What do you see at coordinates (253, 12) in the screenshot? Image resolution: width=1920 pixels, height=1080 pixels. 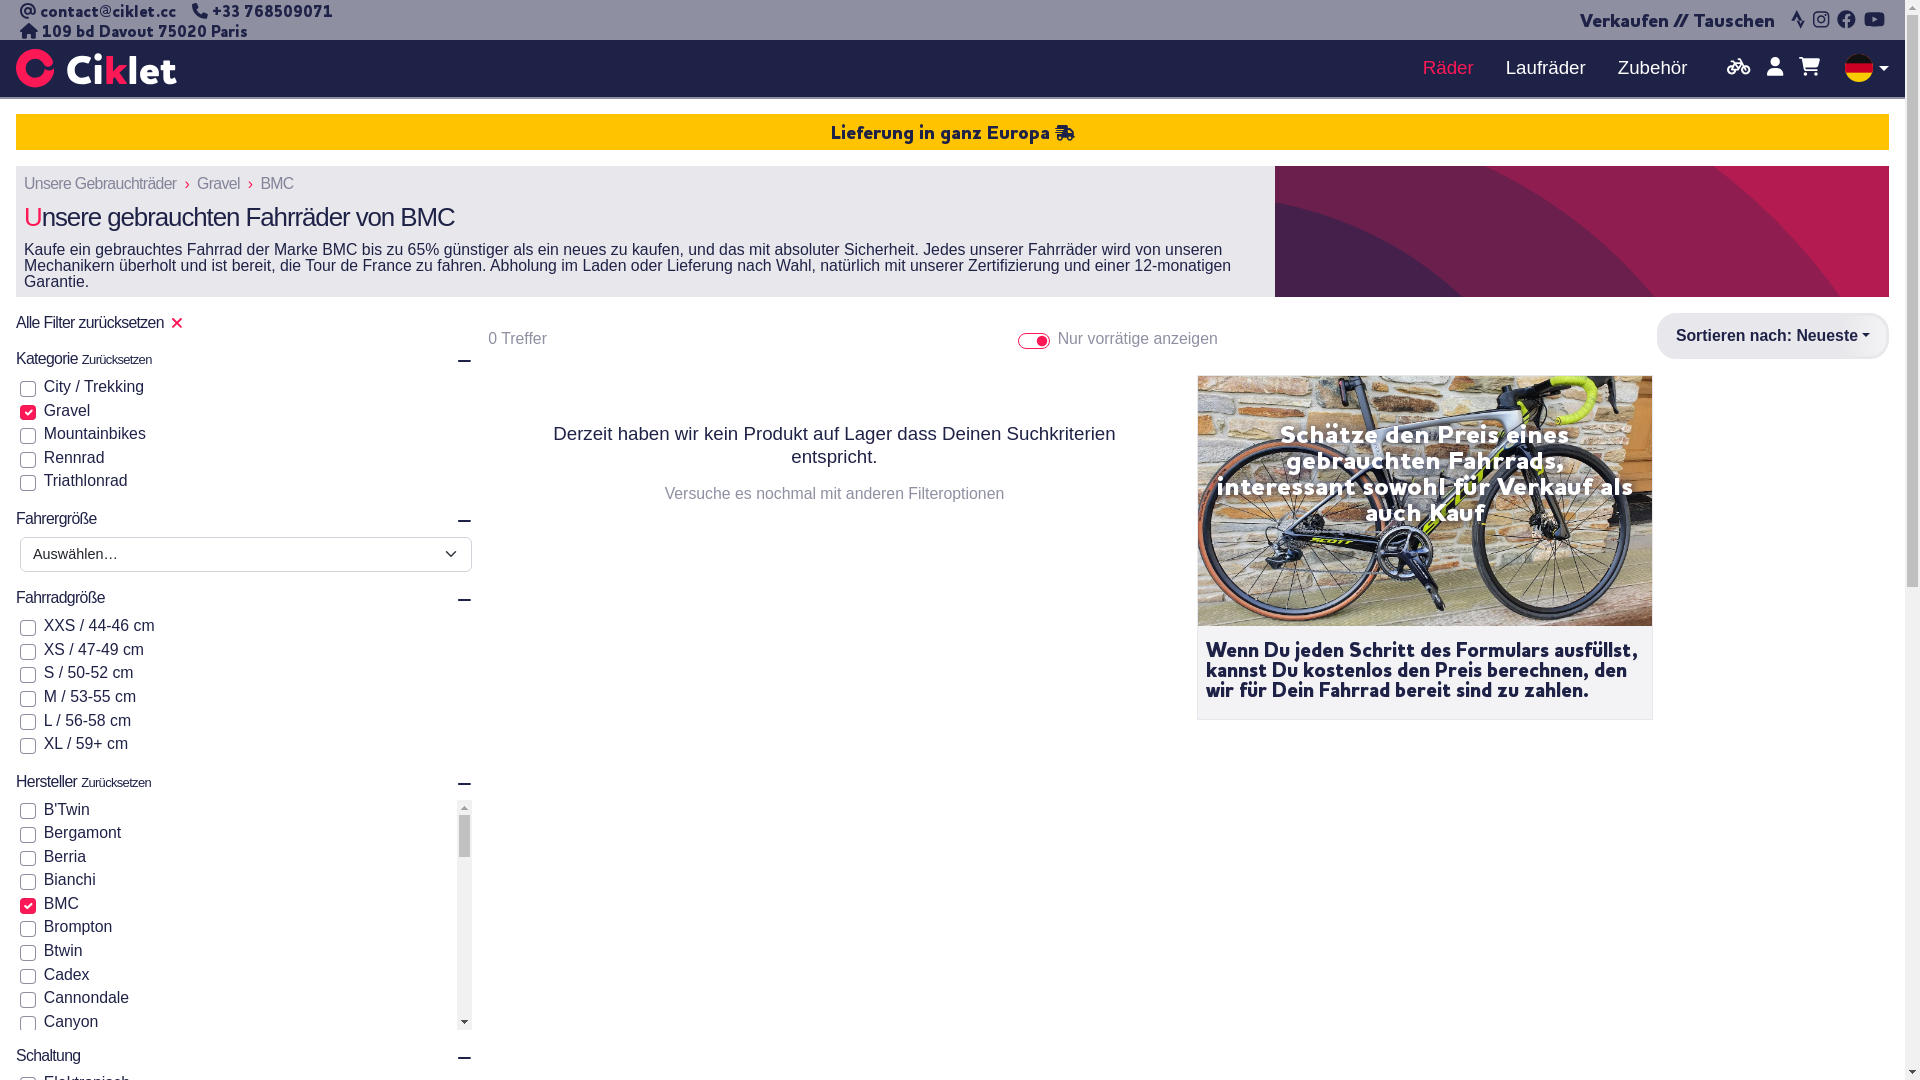 I see `'+33 768509071'` at bounding box center [253, 12].